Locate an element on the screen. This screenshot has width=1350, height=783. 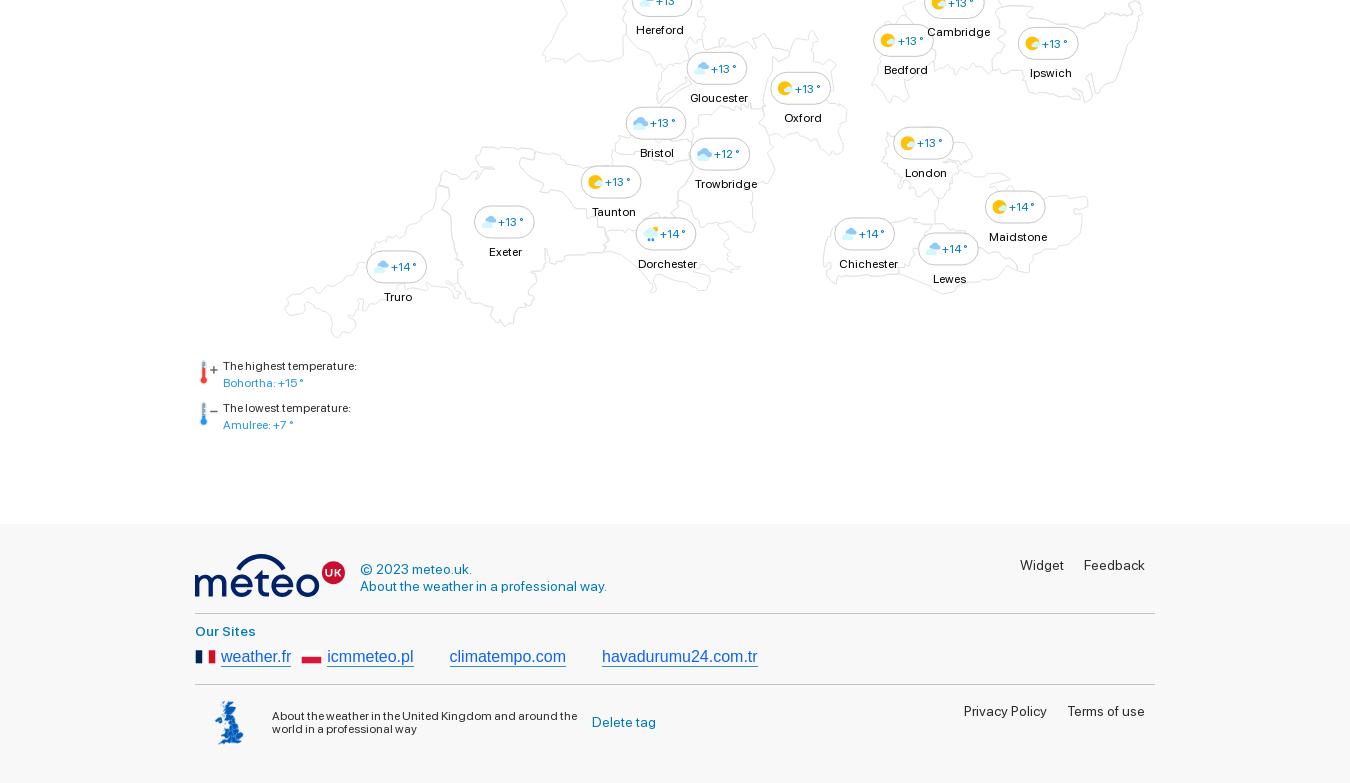
'climatempo.com' is located at coordinates (506, 654).